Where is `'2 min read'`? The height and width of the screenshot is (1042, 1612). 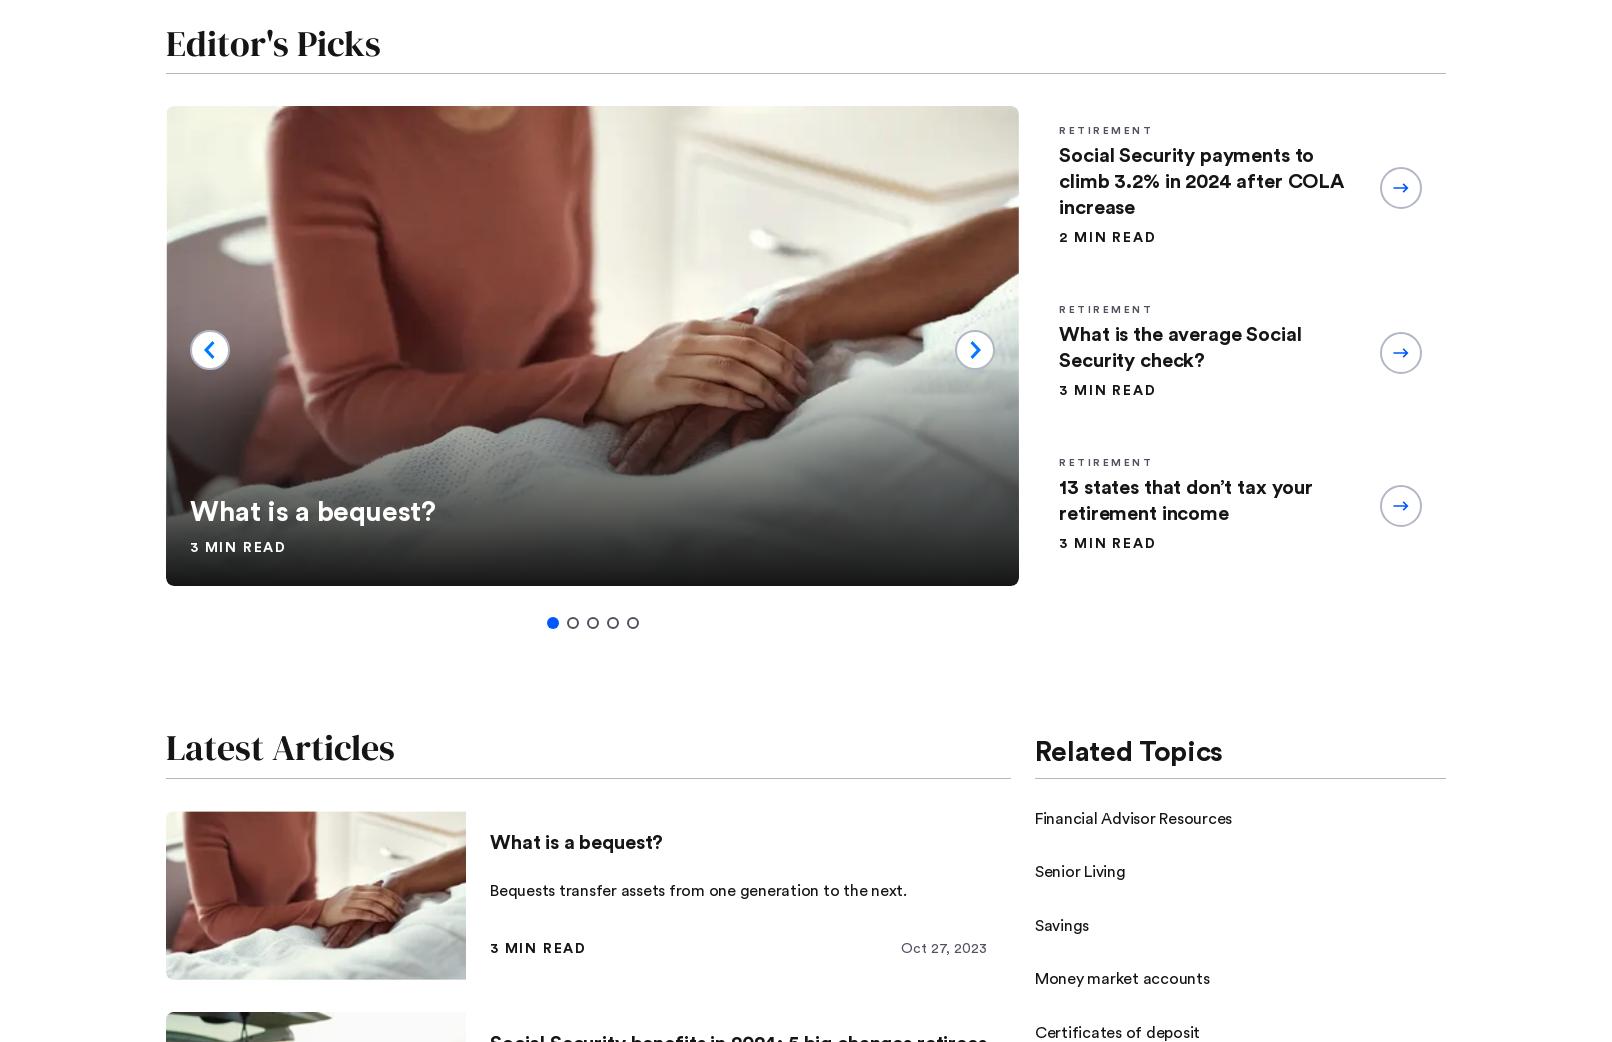
'2 min read' is located at coordinates (1107, 236).